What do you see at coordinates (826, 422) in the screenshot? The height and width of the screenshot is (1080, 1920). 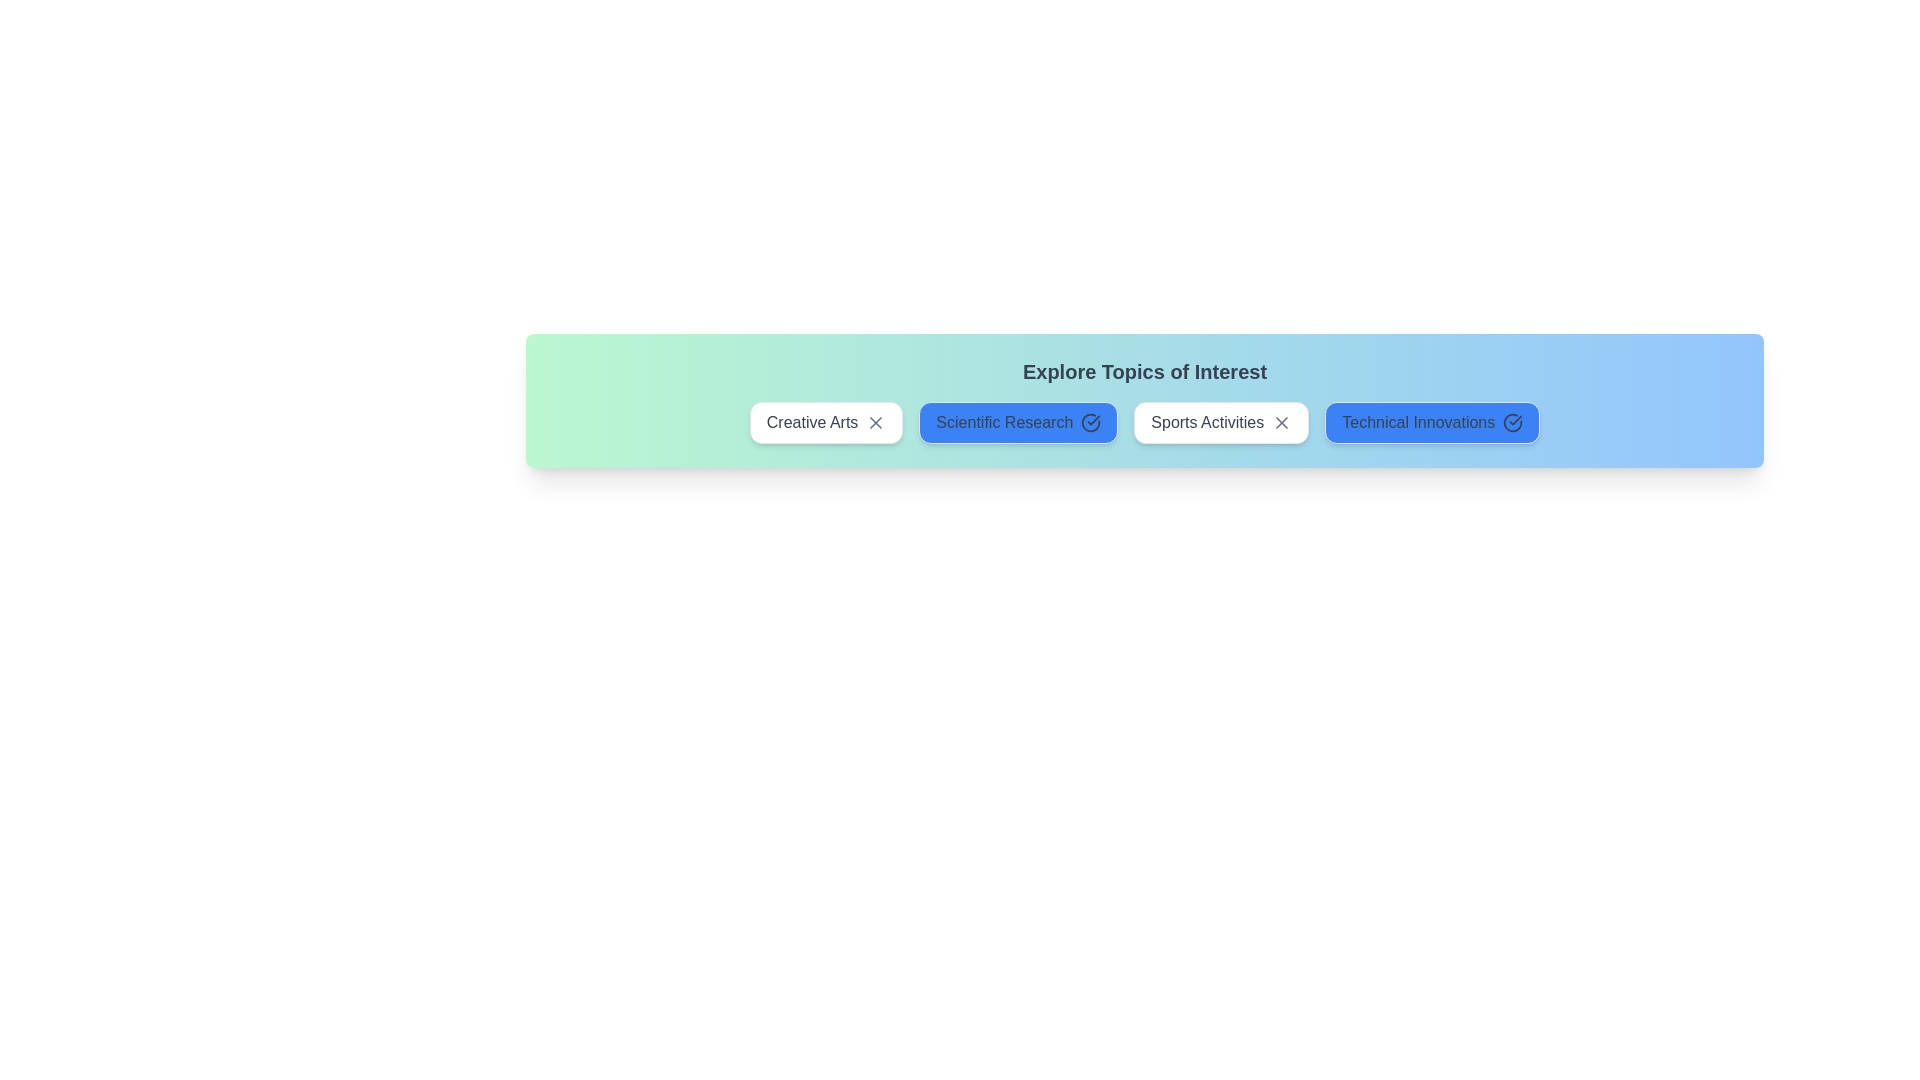 I see `the chip labeled Creative Arts` at bounding box center [826, 422].